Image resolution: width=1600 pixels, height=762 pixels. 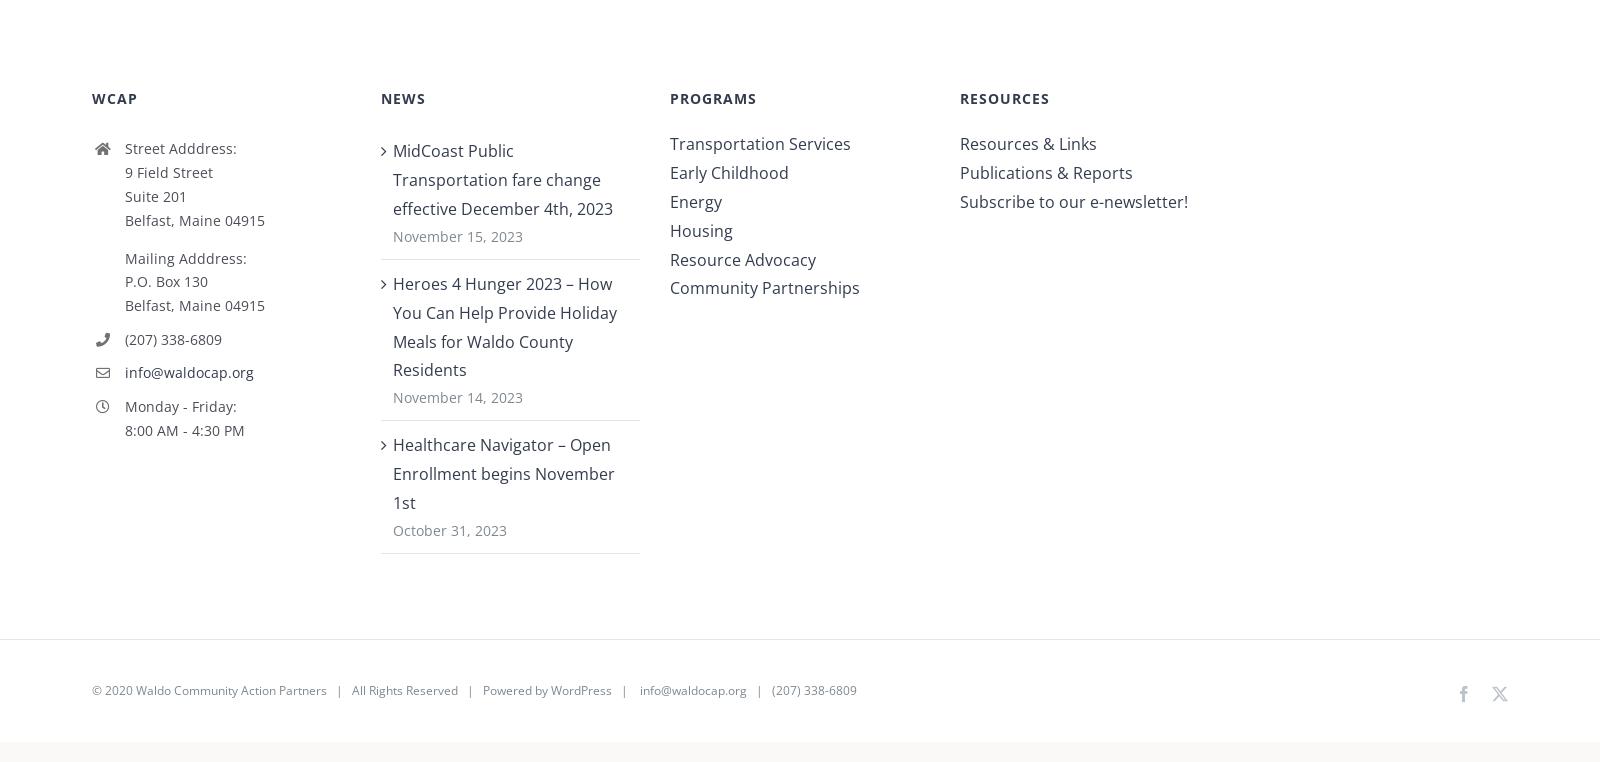 What do you see at coordinates (172, 346) in the screenshot?
I see `'(207) 338-6809'` at bounding box center [172, 346].